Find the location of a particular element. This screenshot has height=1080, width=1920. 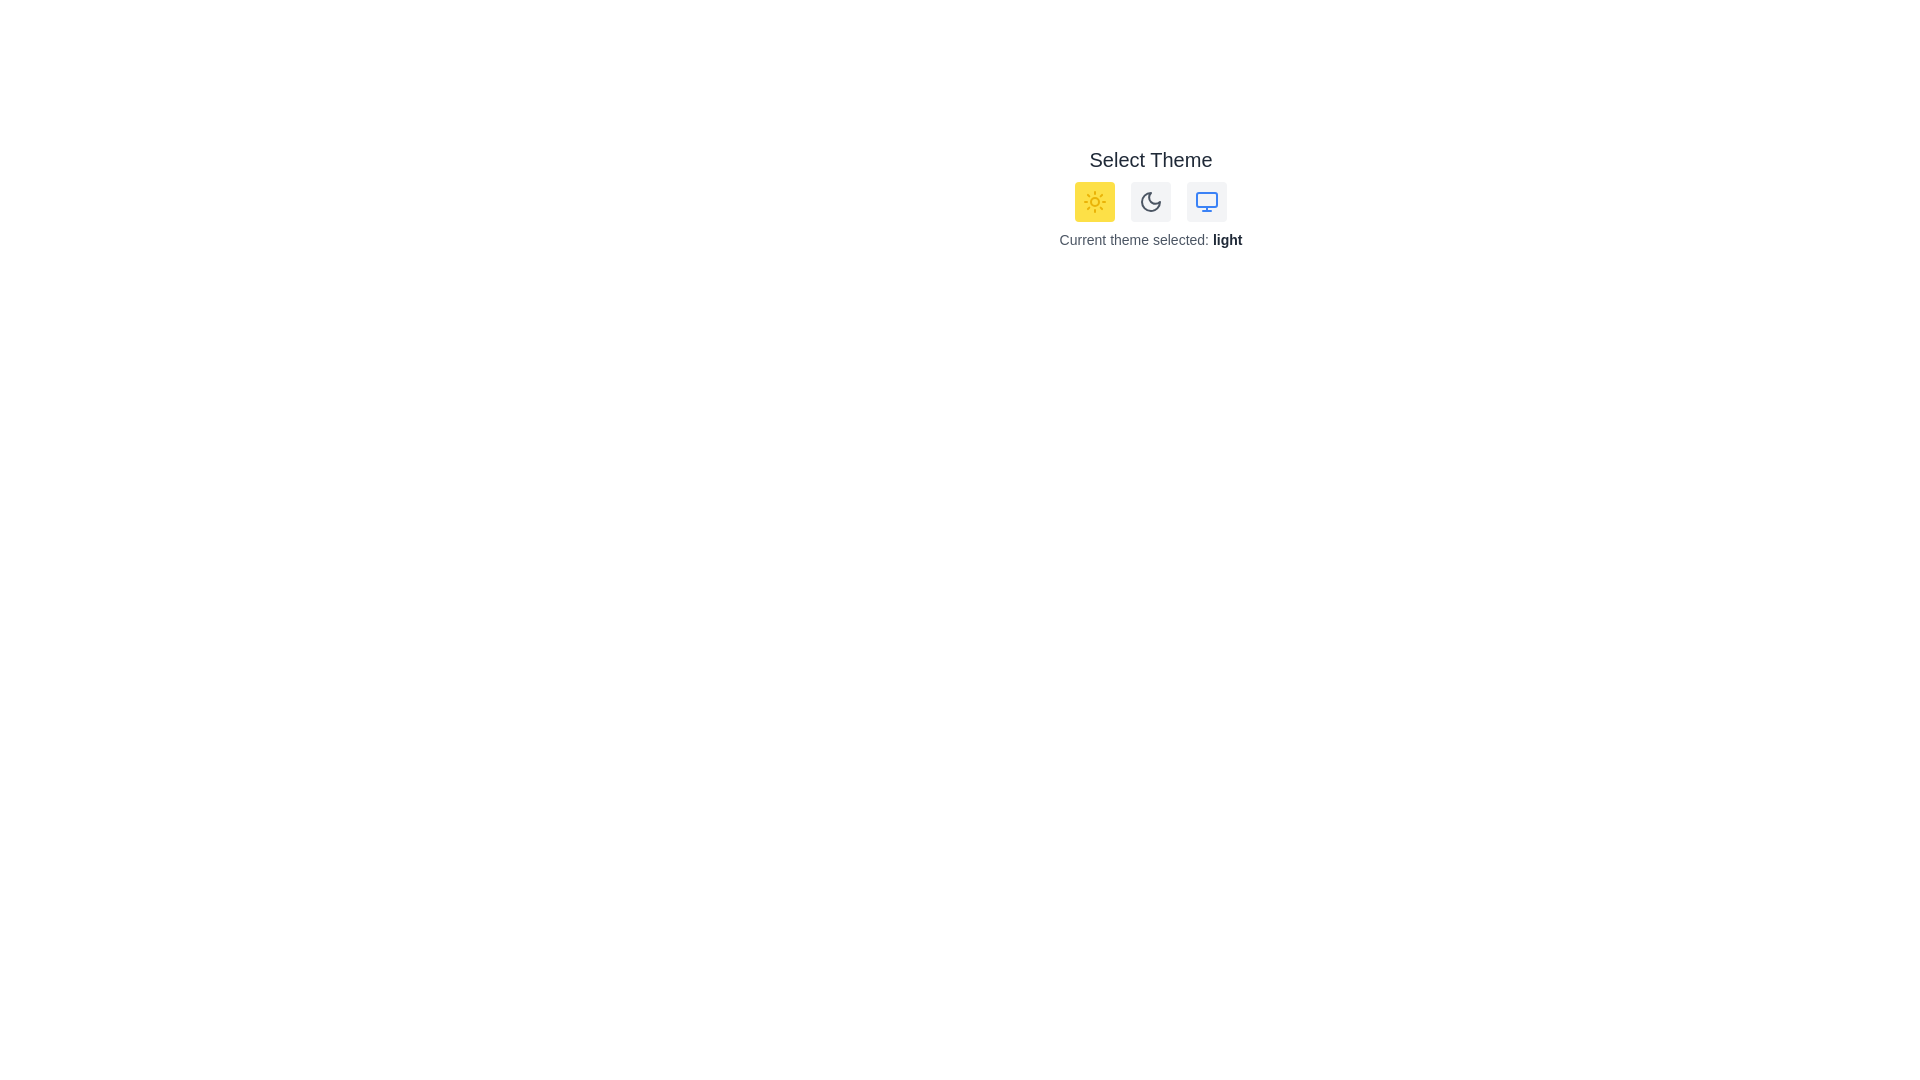

the 'Sun' button to select the light theme is located at coordinates (1093, 201).